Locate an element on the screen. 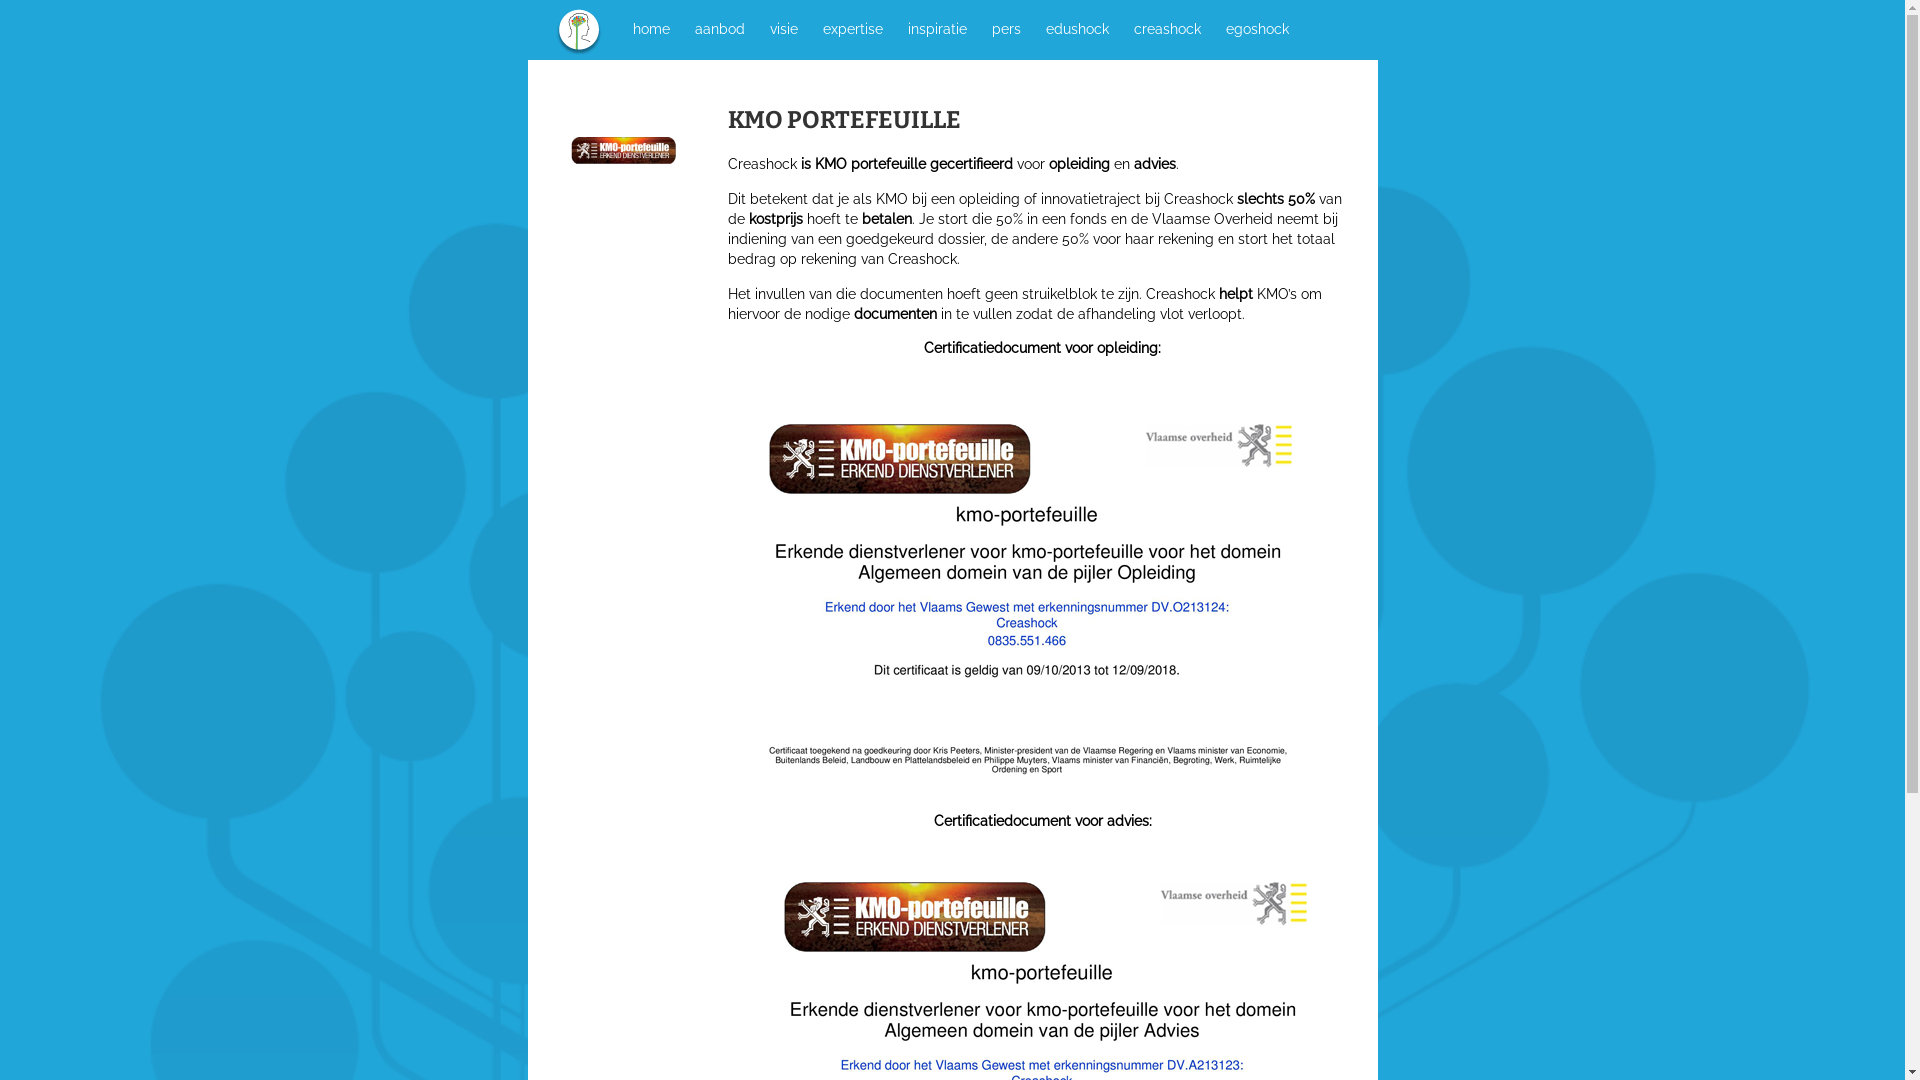  'edushock' is located at coordinates (1075, 28).